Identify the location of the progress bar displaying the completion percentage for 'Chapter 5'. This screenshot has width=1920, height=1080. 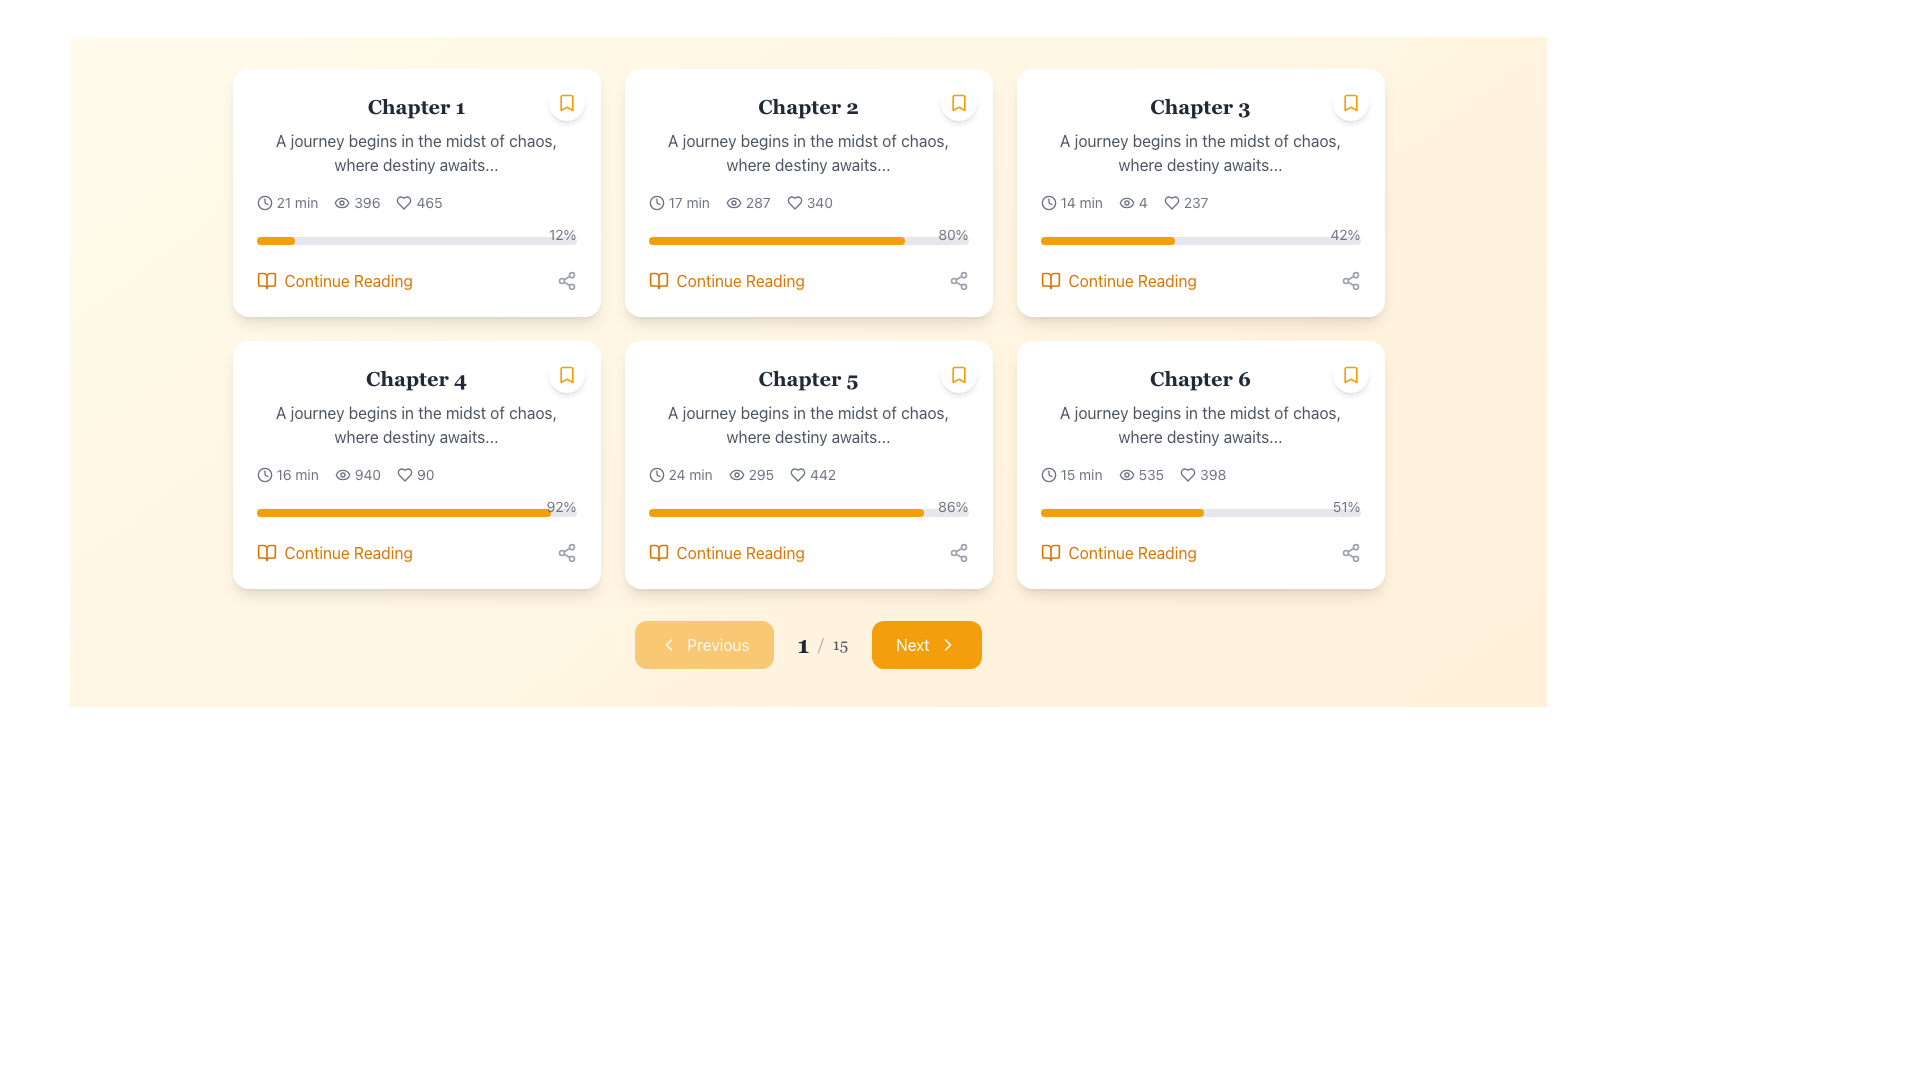
(808, 508).